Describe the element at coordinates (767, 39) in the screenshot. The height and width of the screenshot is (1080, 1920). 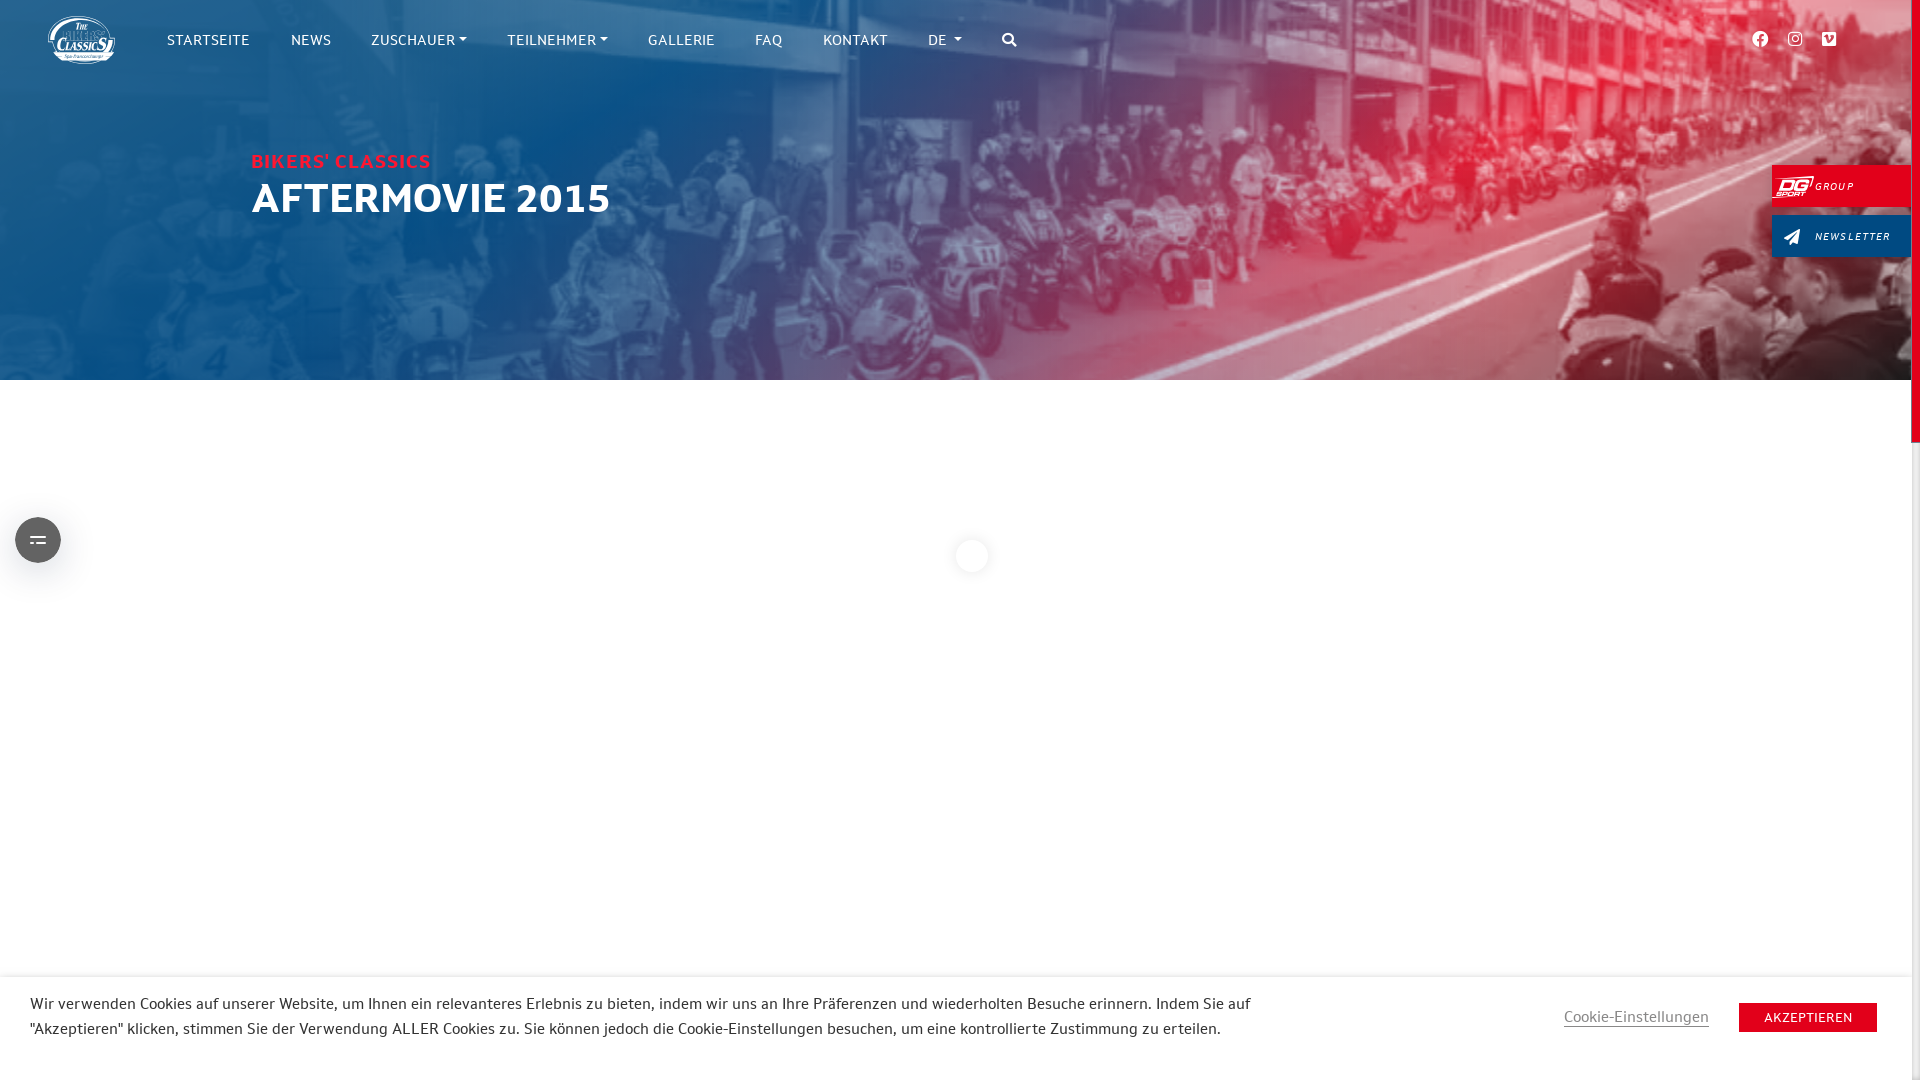
I see `'FAQ'` at that location.